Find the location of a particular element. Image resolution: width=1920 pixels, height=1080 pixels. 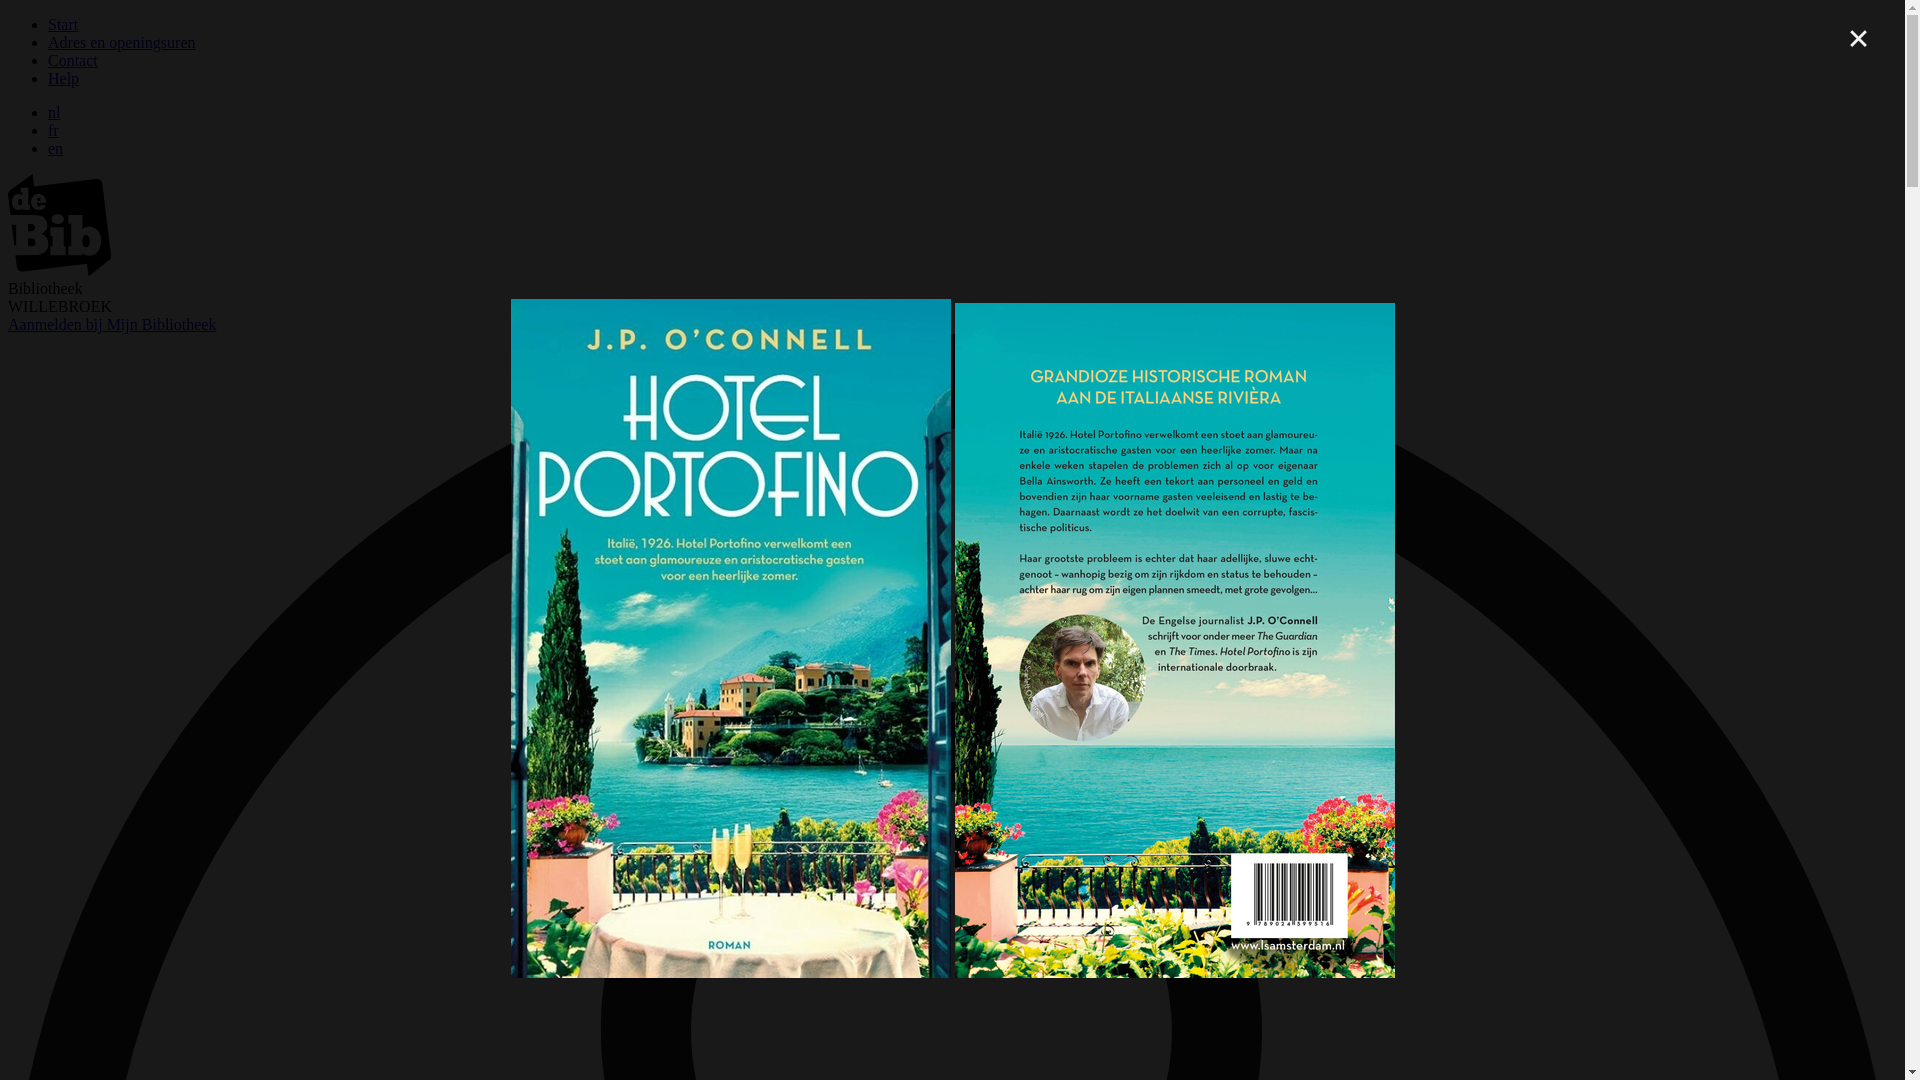

'Help' is located at coordinates (63, 77).